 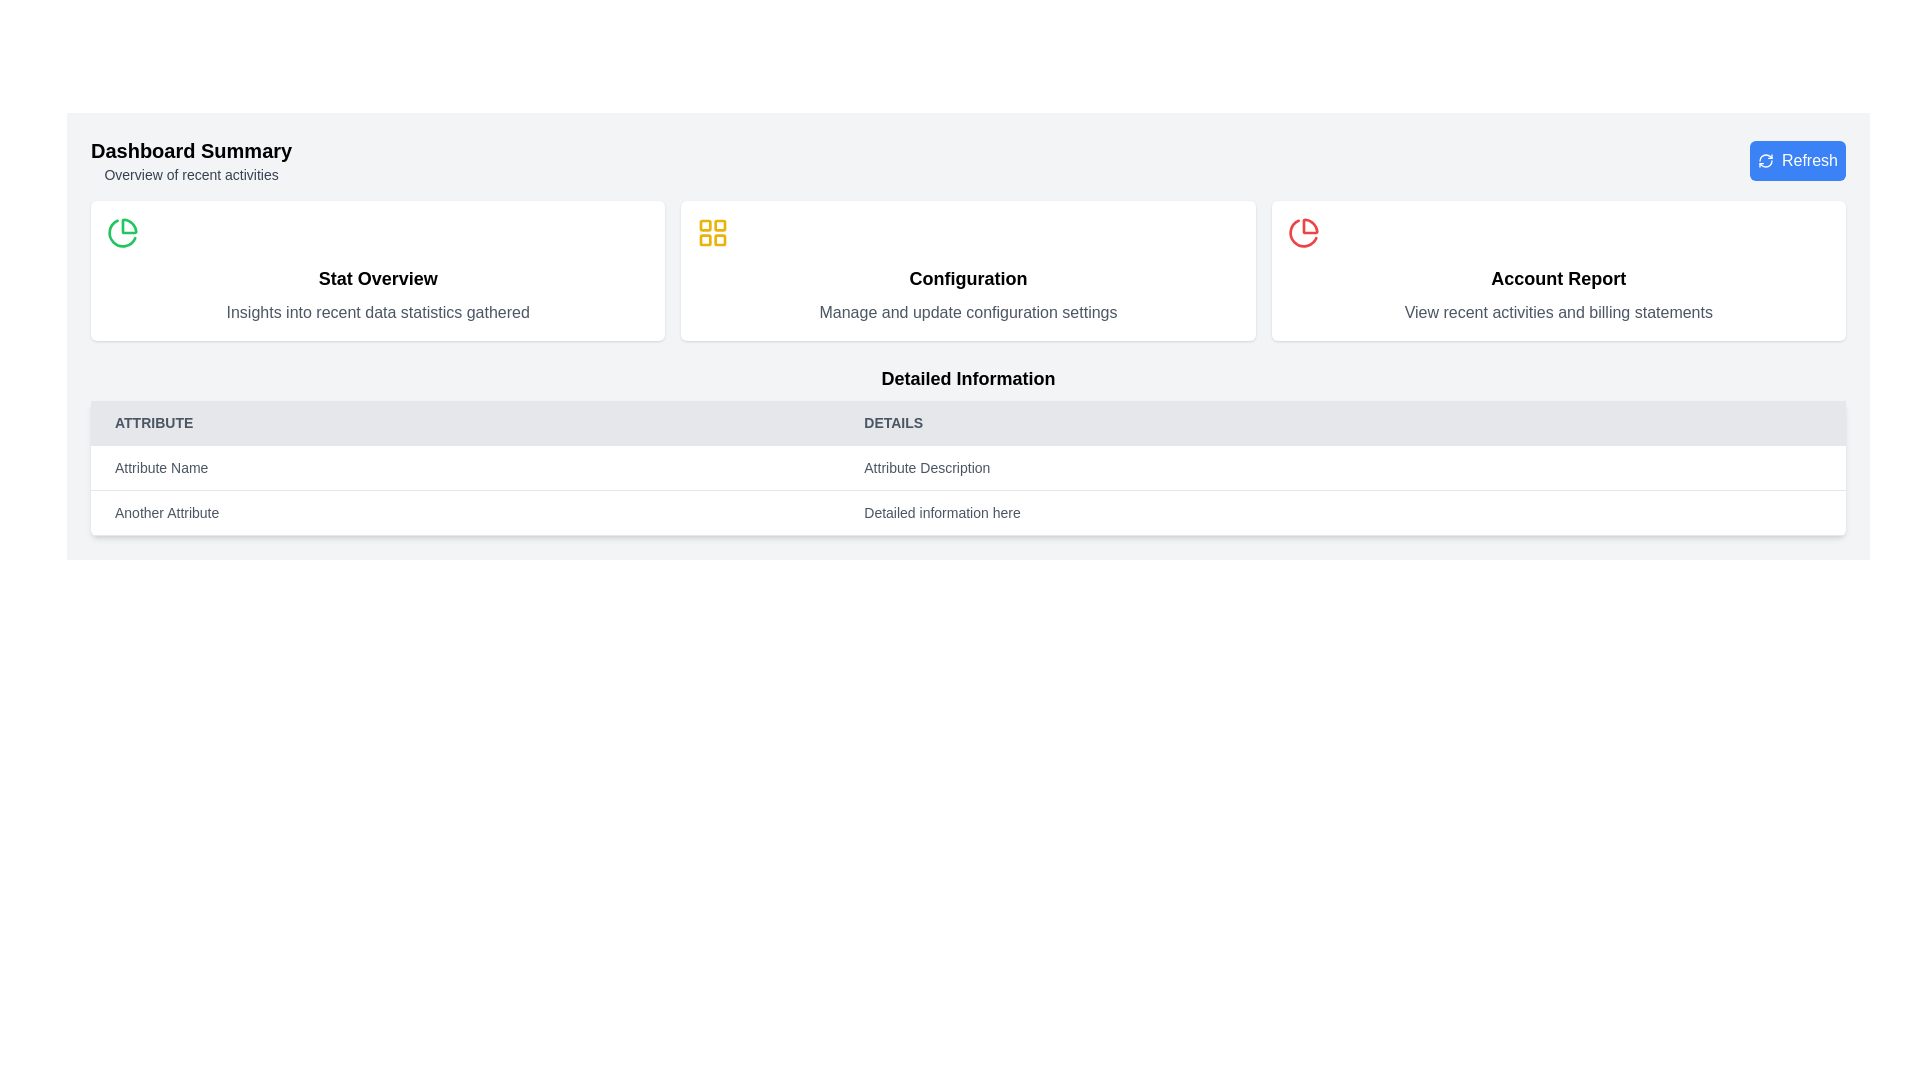 I want to click on the prominent text element displaying 'Dashboard Summary' in bold, which is located in the top left part of the interface, so click(x=191, y=160).